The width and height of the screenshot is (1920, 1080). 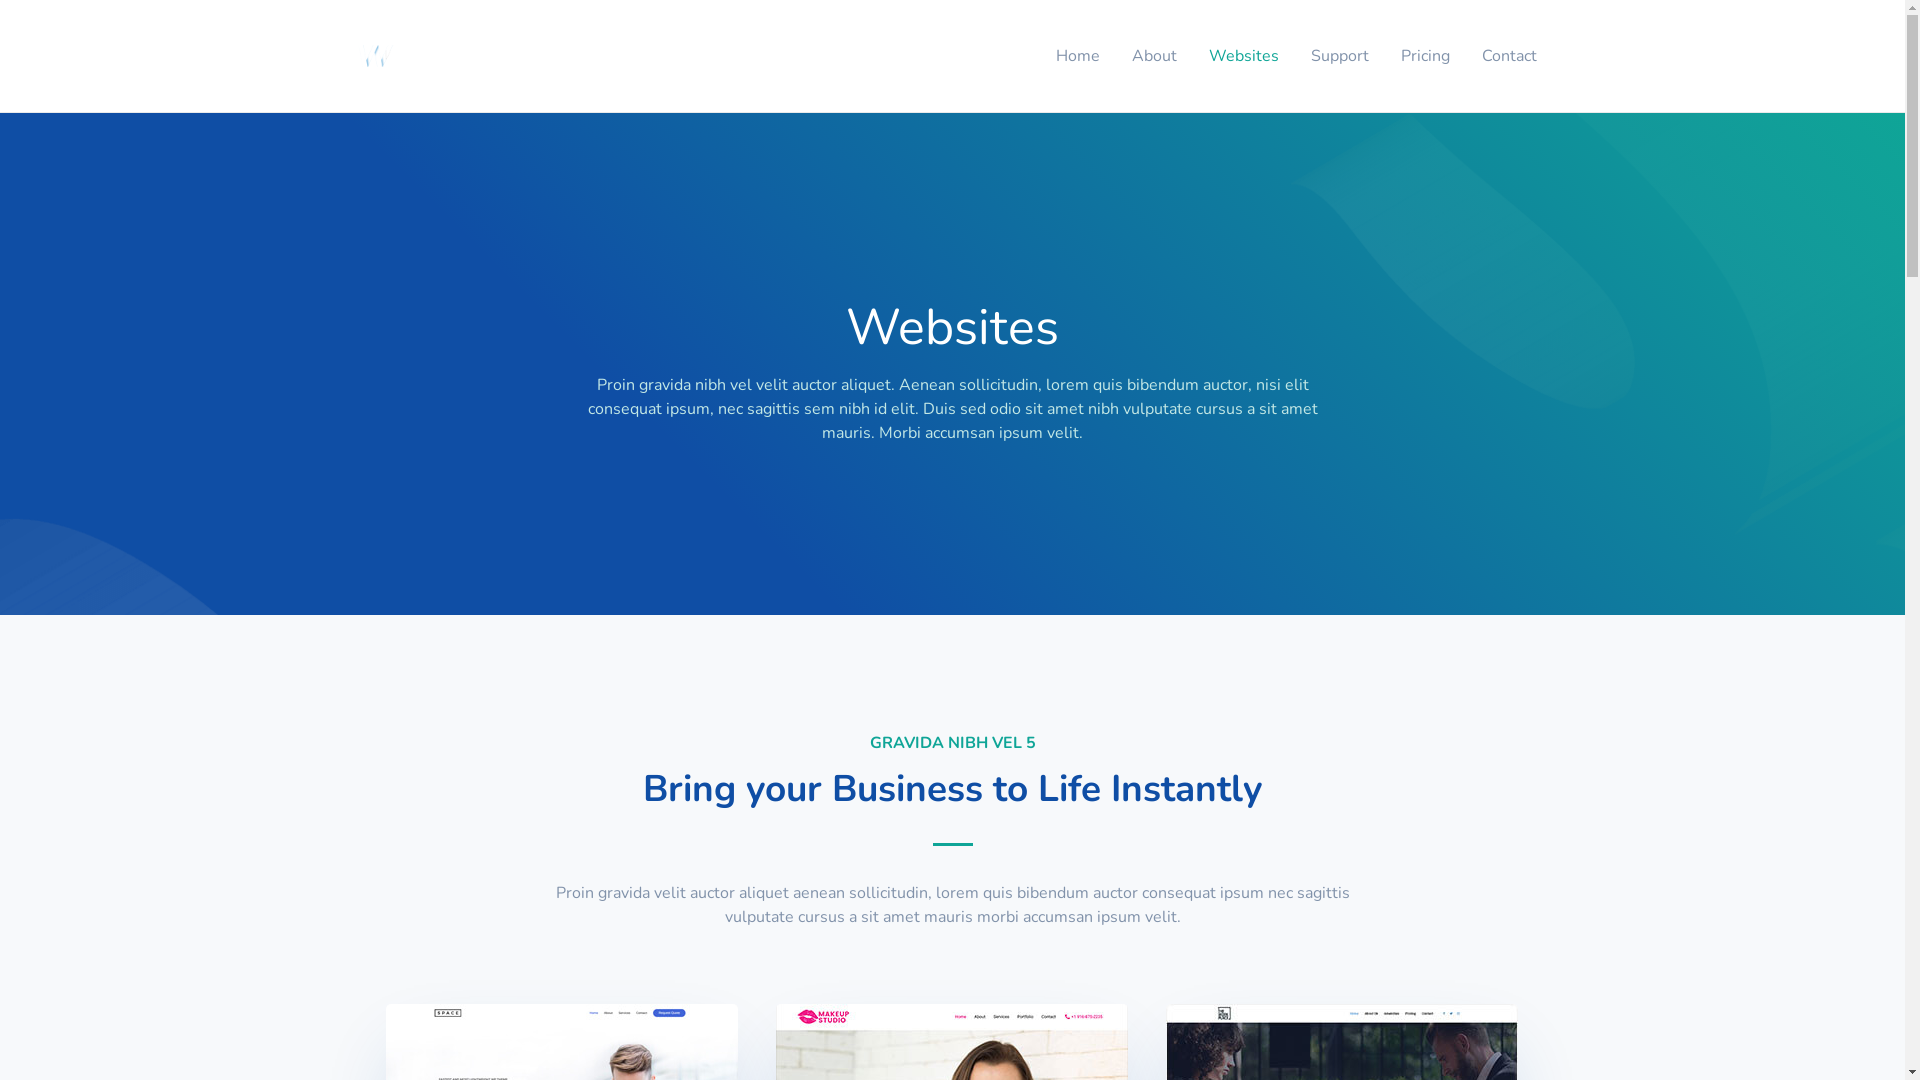 I want to click on 'Pricing', so click(x=1423, y=55).